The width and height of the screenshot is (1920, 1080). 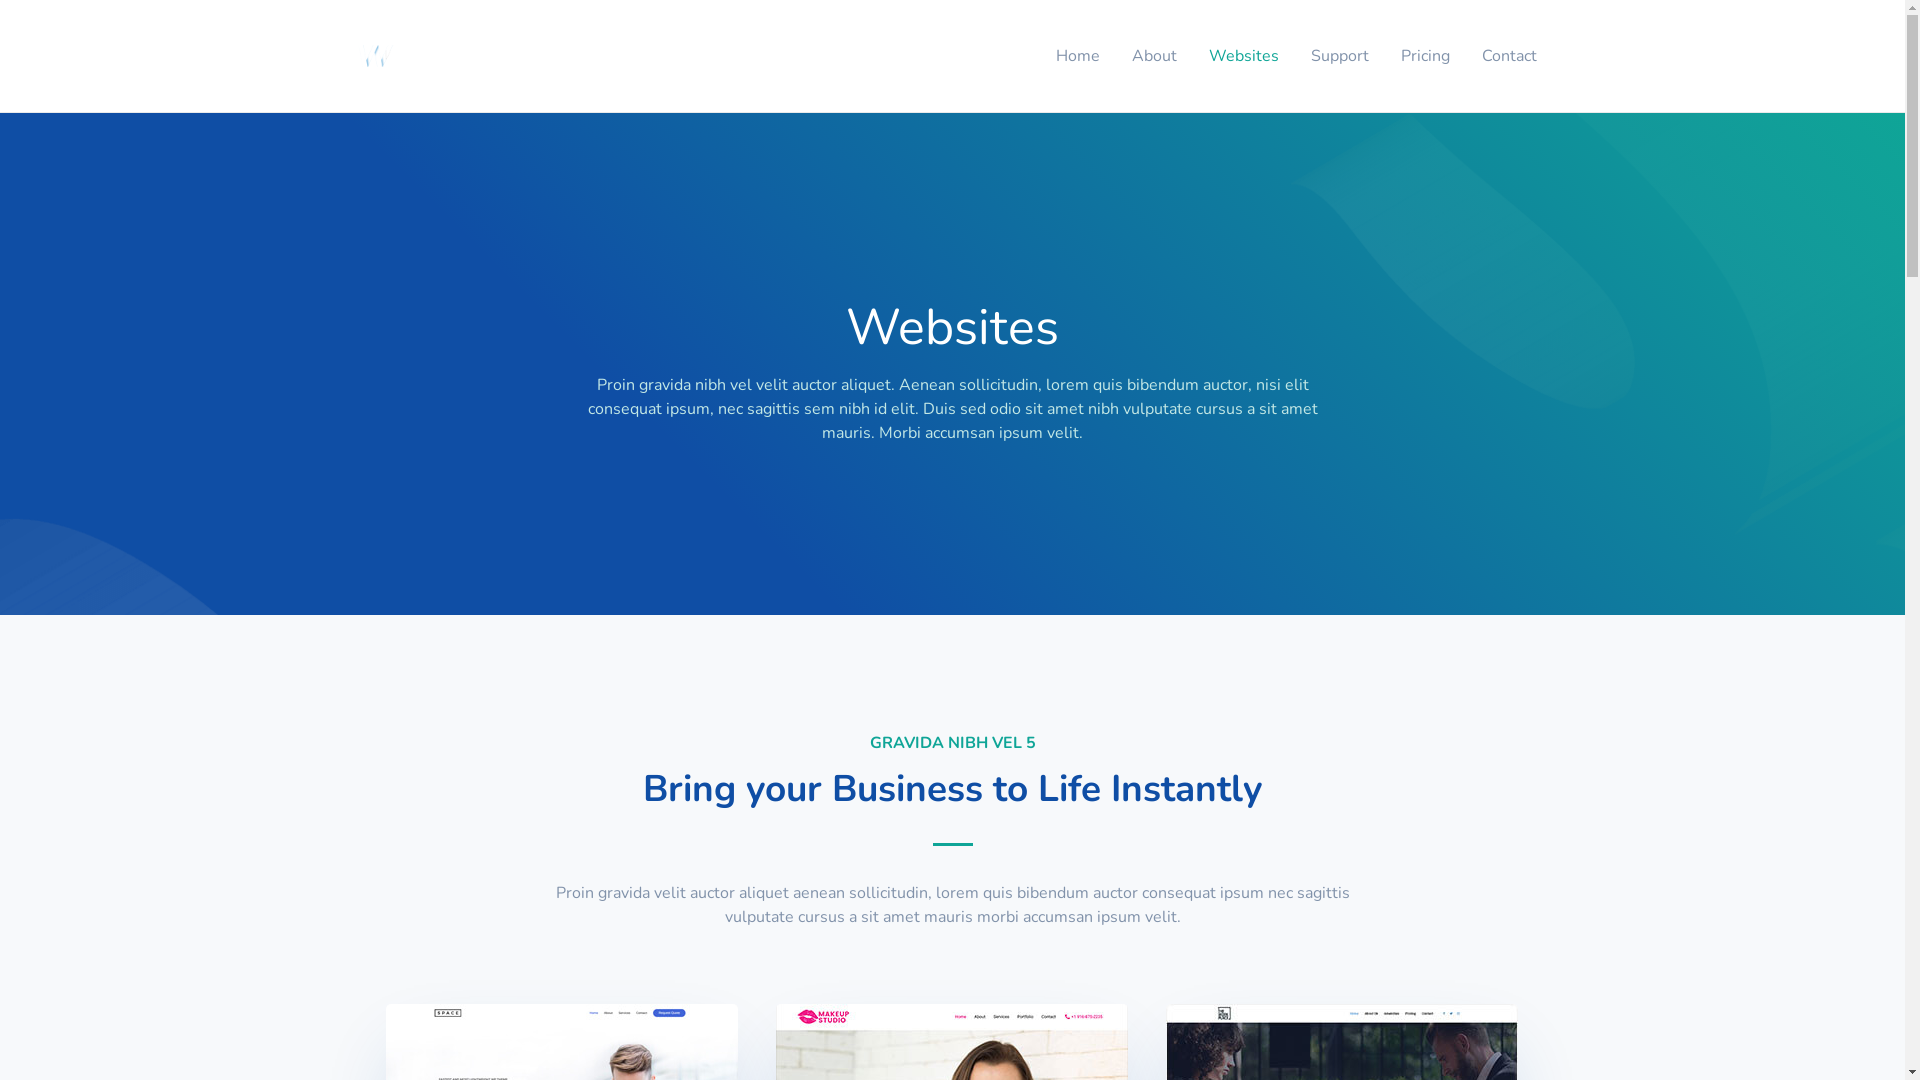 I want to click on 'Pricing', so click(x=1423, y=55).